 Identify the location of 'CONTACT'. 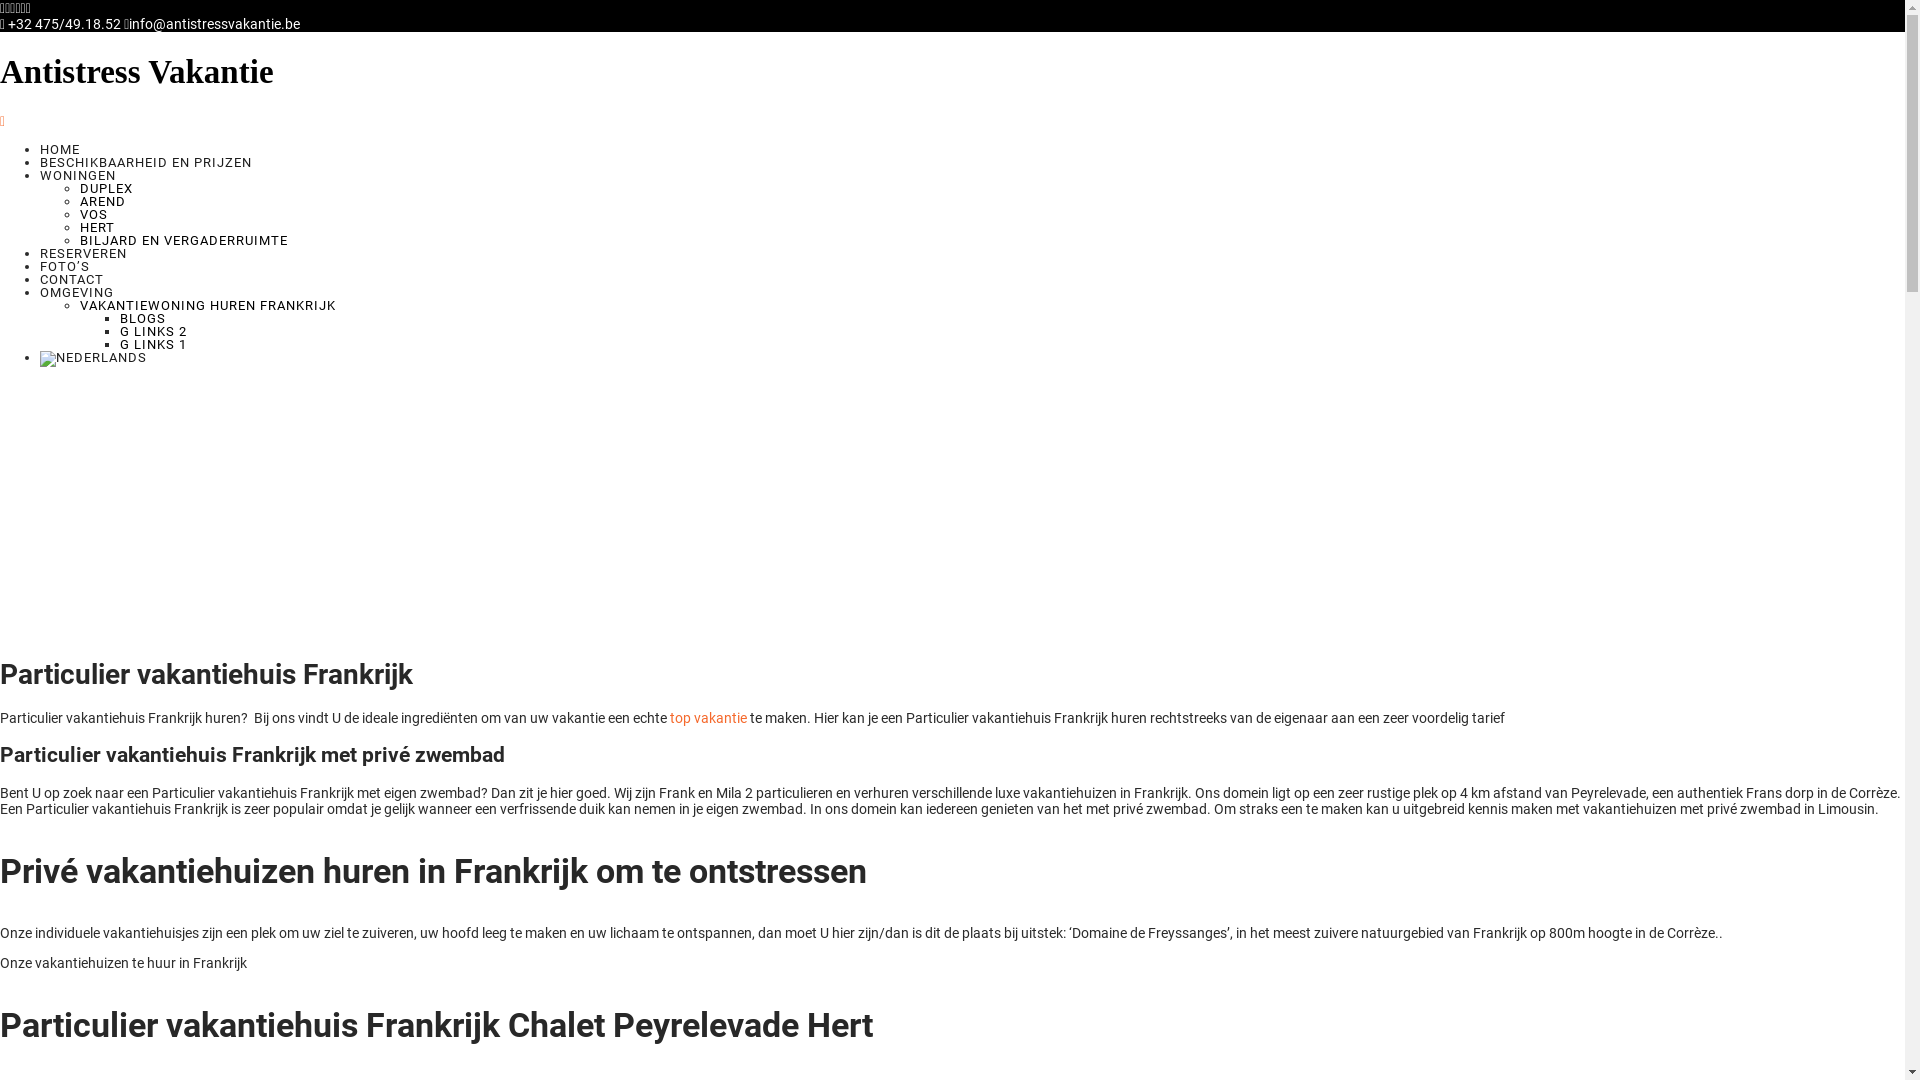
(72, 279).